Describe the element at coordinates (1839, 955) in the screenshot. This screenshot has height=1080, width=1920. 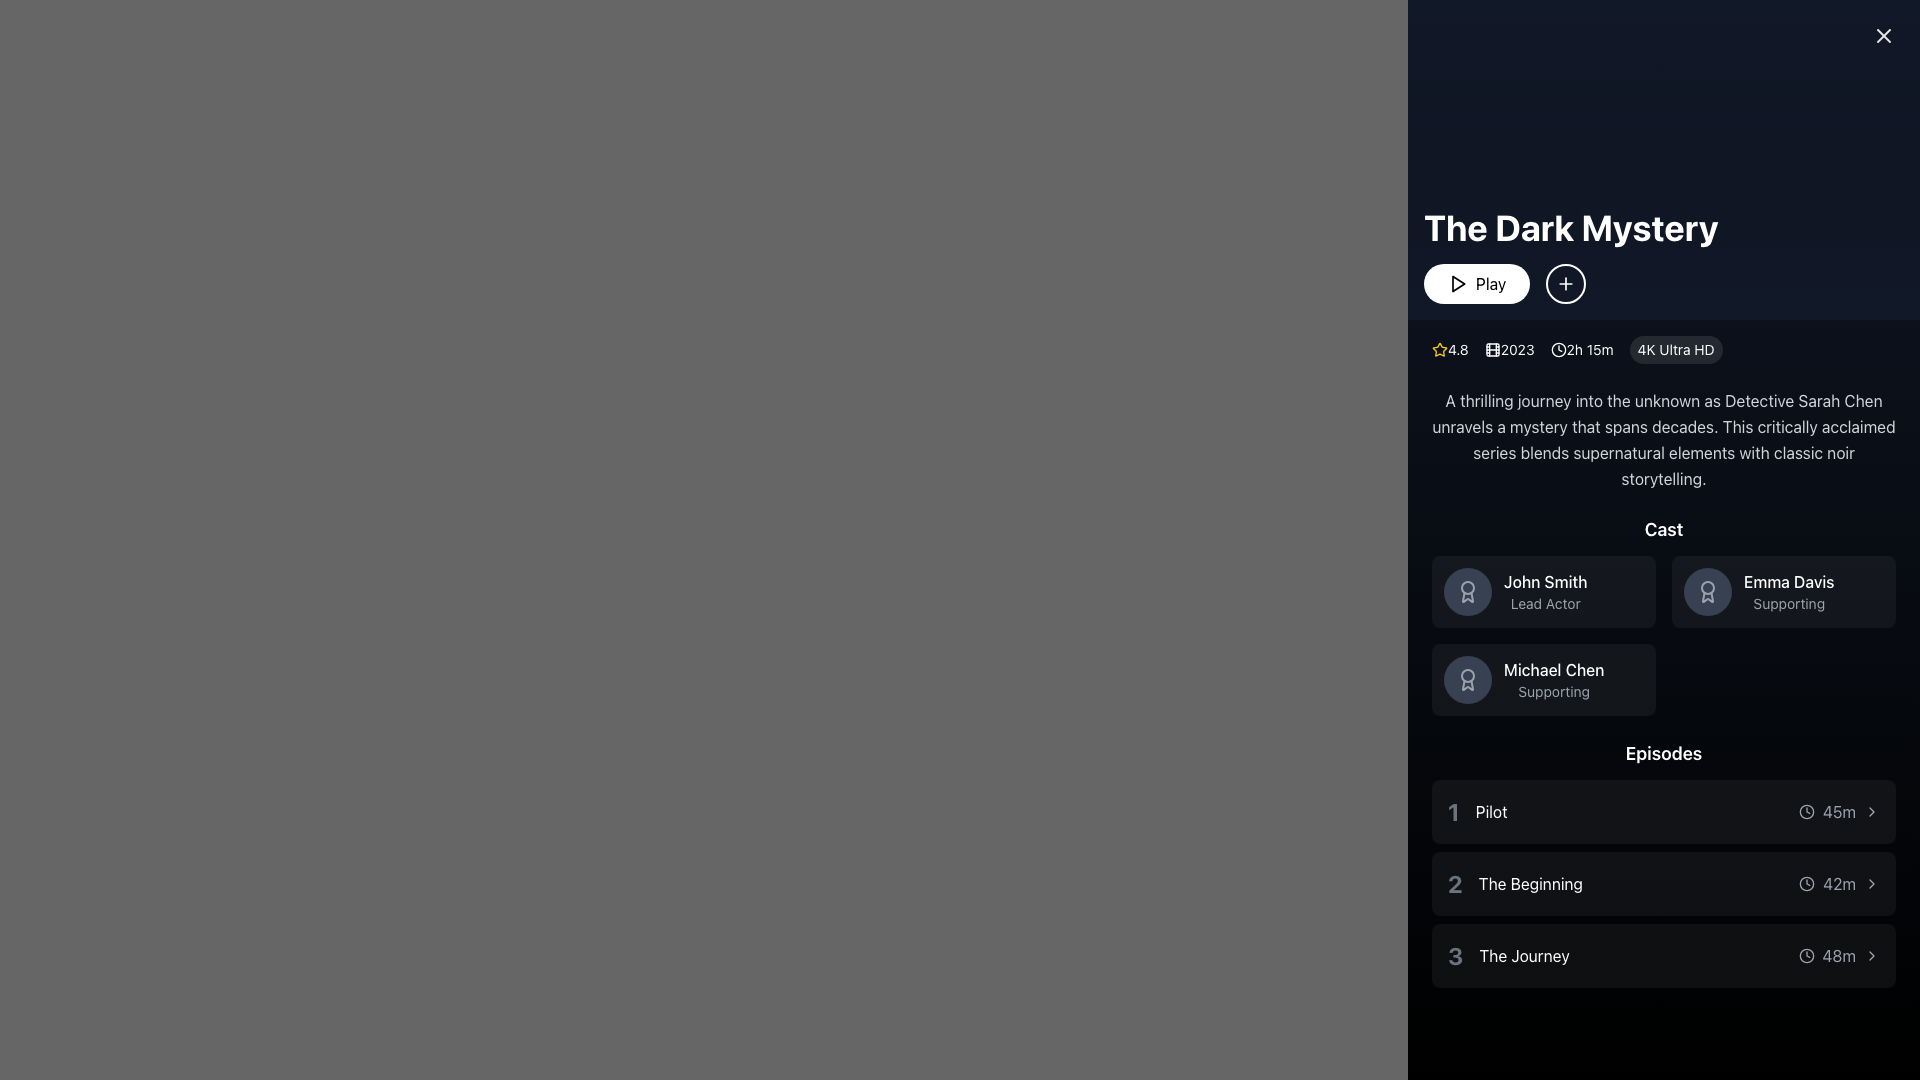
I see `the static text label displaying '48m', which is styled in gray and located next to a clock icon within the third row of episodes under 'The Journey'` at that location.